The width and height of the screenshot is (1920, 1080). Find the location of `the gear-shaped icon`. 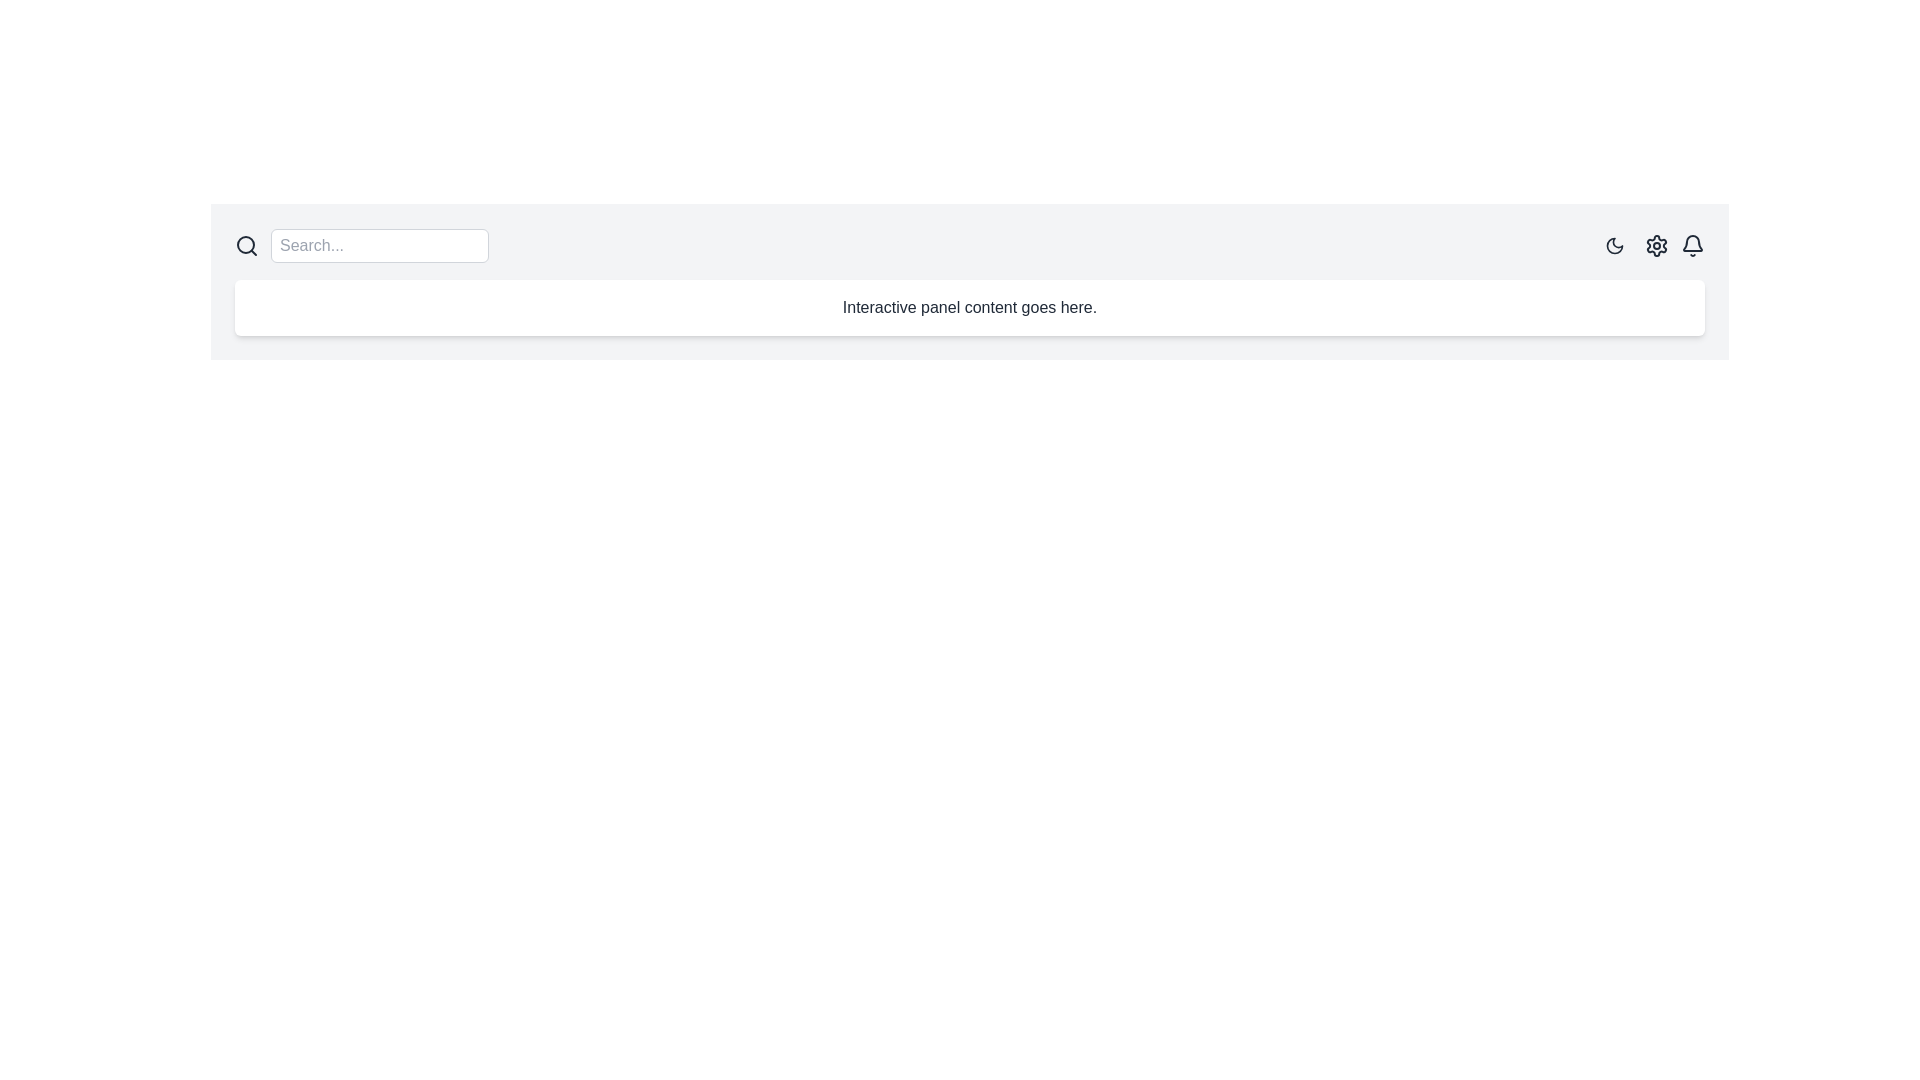

the gear-shaped icon is located at coordinates (1656, 245).